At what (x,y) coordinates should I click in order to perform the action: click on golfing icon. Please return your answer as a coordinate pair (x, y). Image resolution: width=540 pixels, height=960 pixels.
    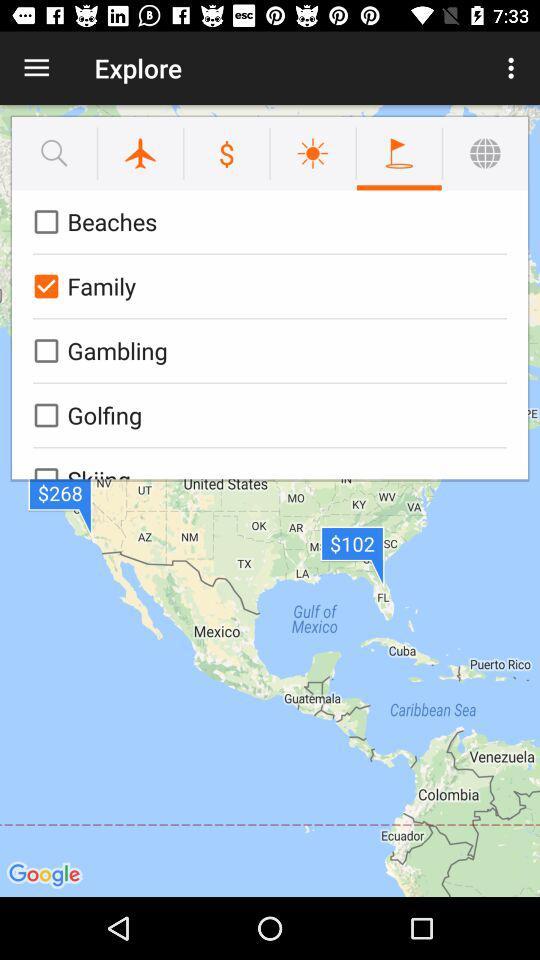
    Looking at the image, I should click on (266, 414).